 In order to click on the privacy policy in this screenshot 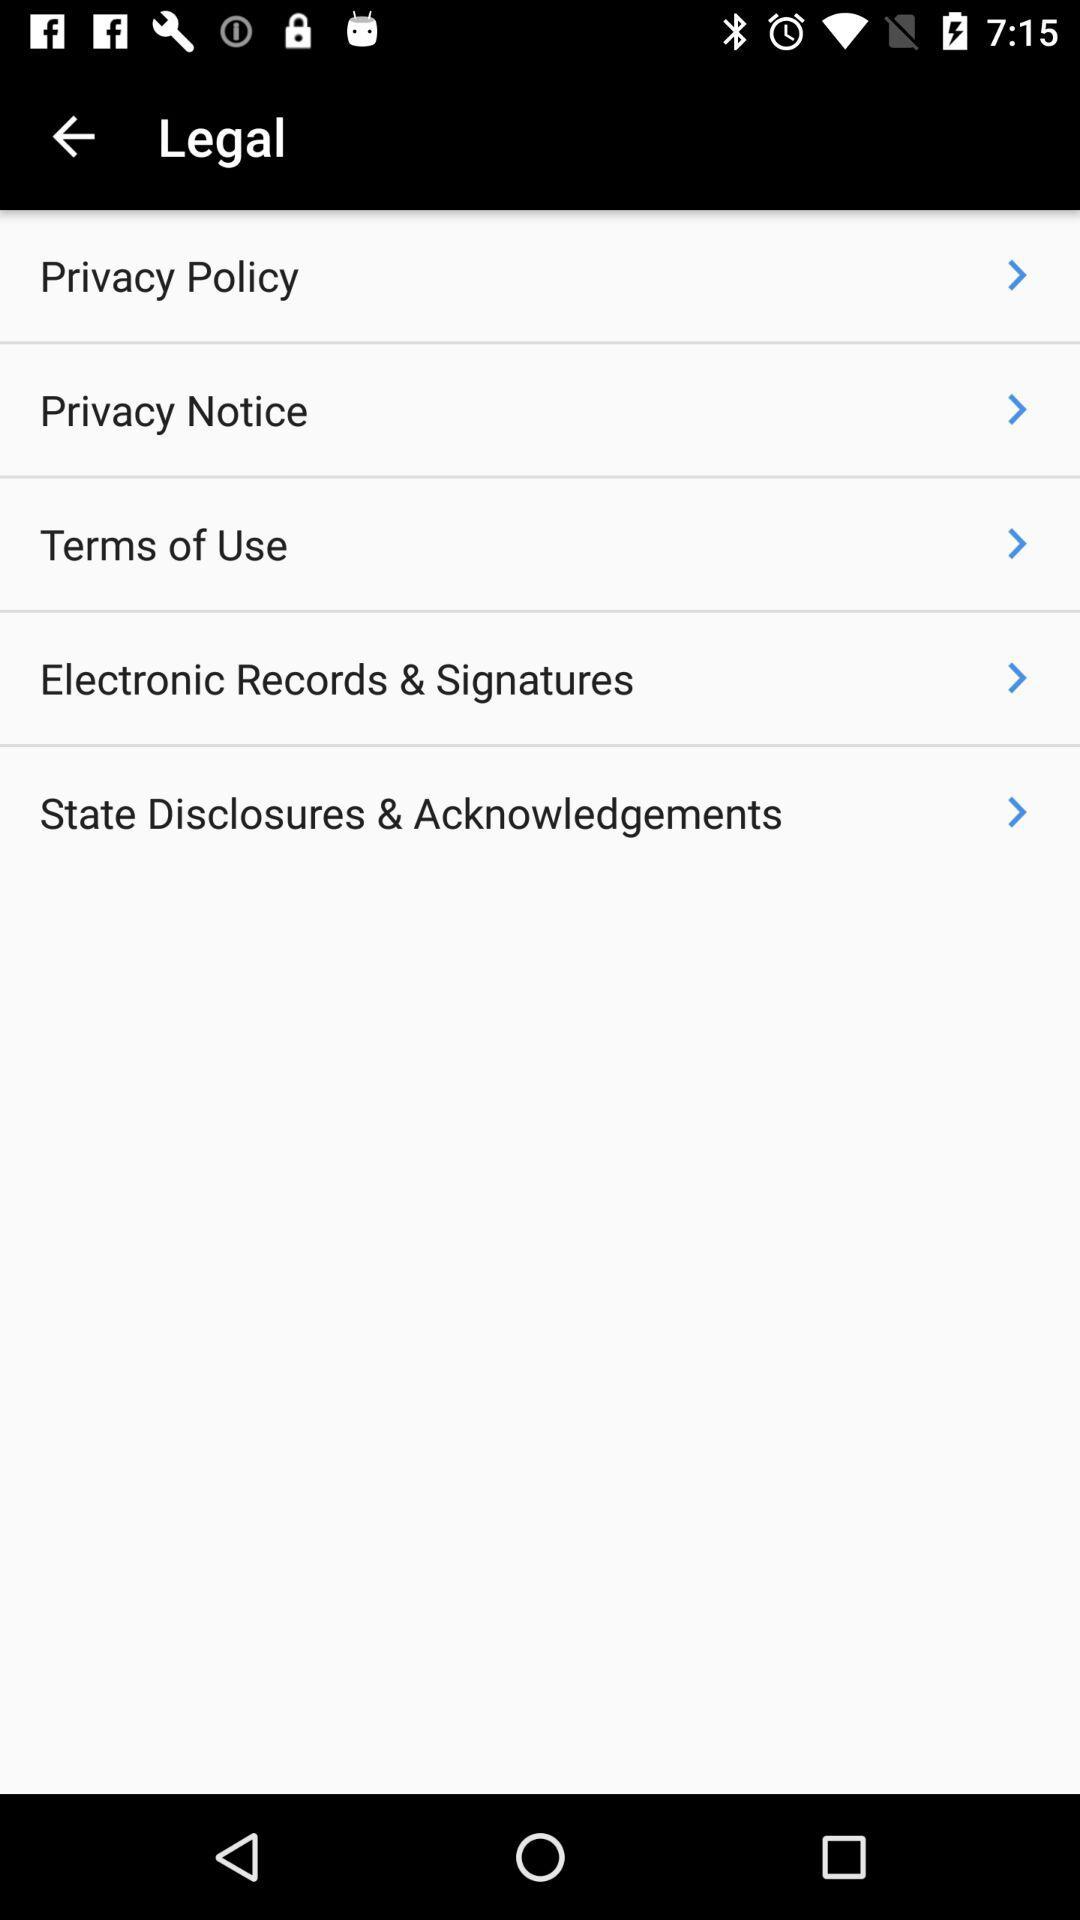, I will do `click(168, 274)`.